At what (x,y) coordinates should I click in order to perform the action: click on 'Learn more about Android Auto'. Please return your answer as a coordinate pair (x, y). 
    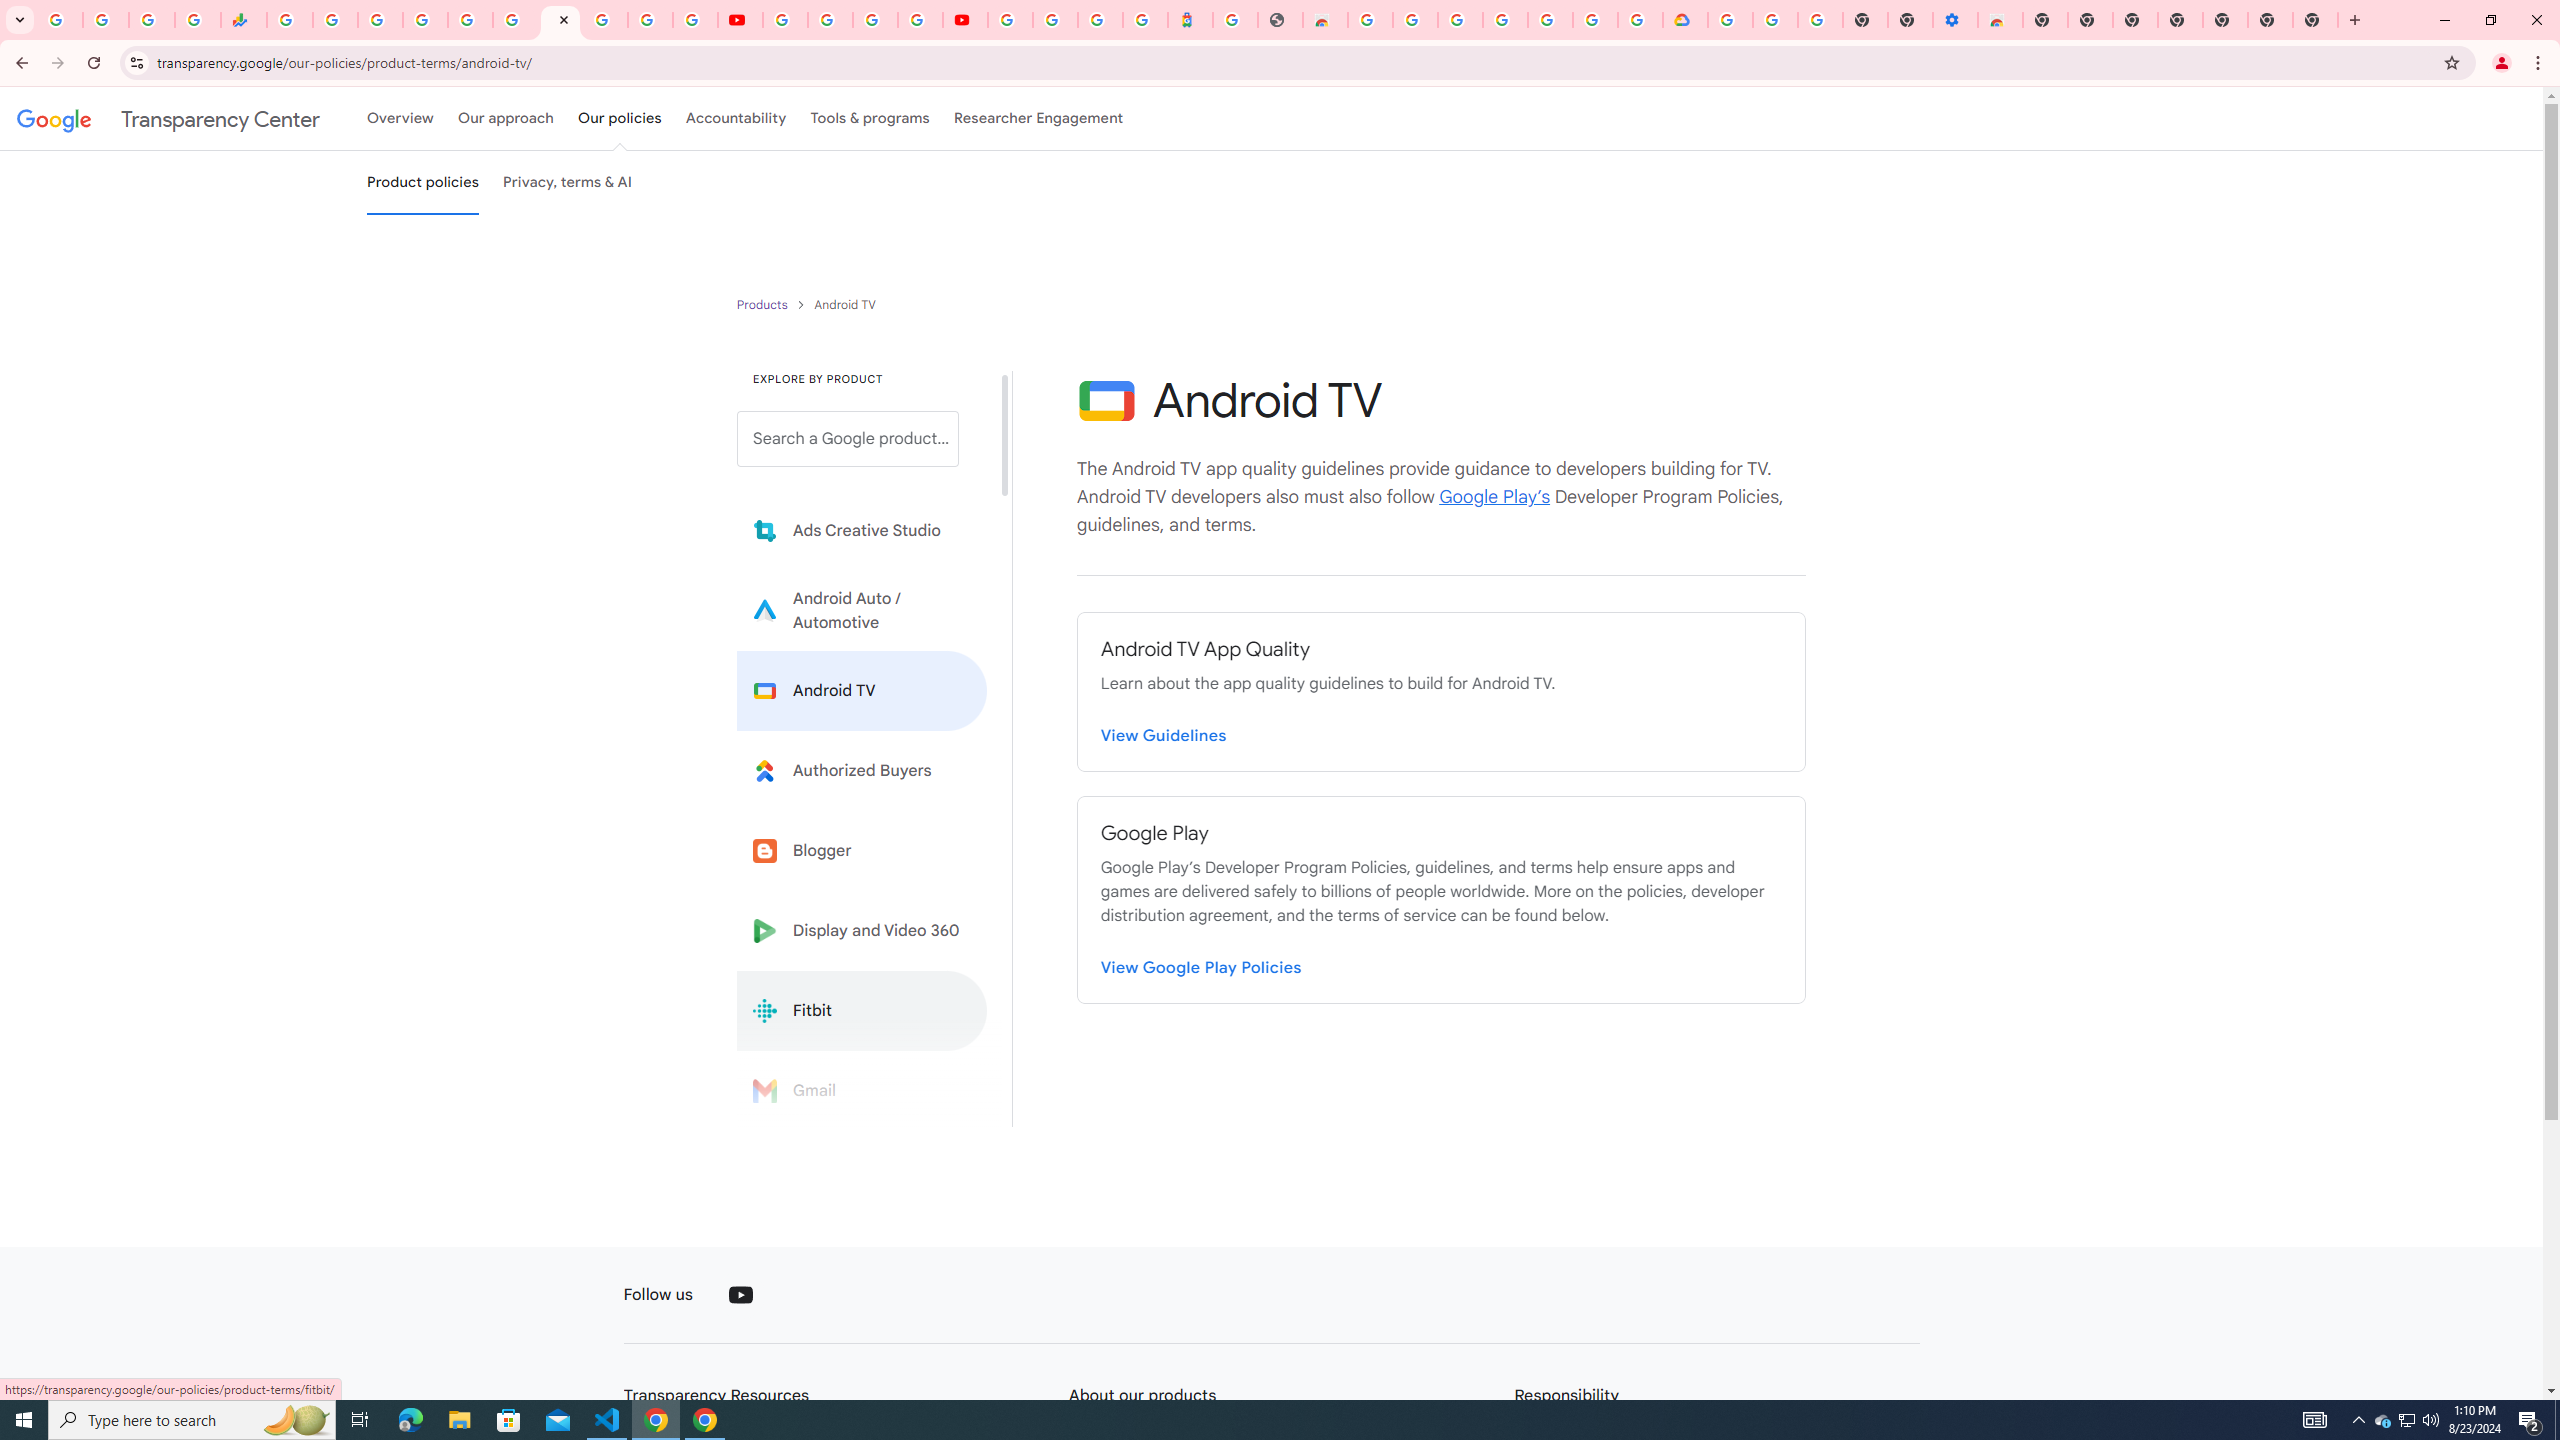
    Looking at the image, I should click on (861, 610).